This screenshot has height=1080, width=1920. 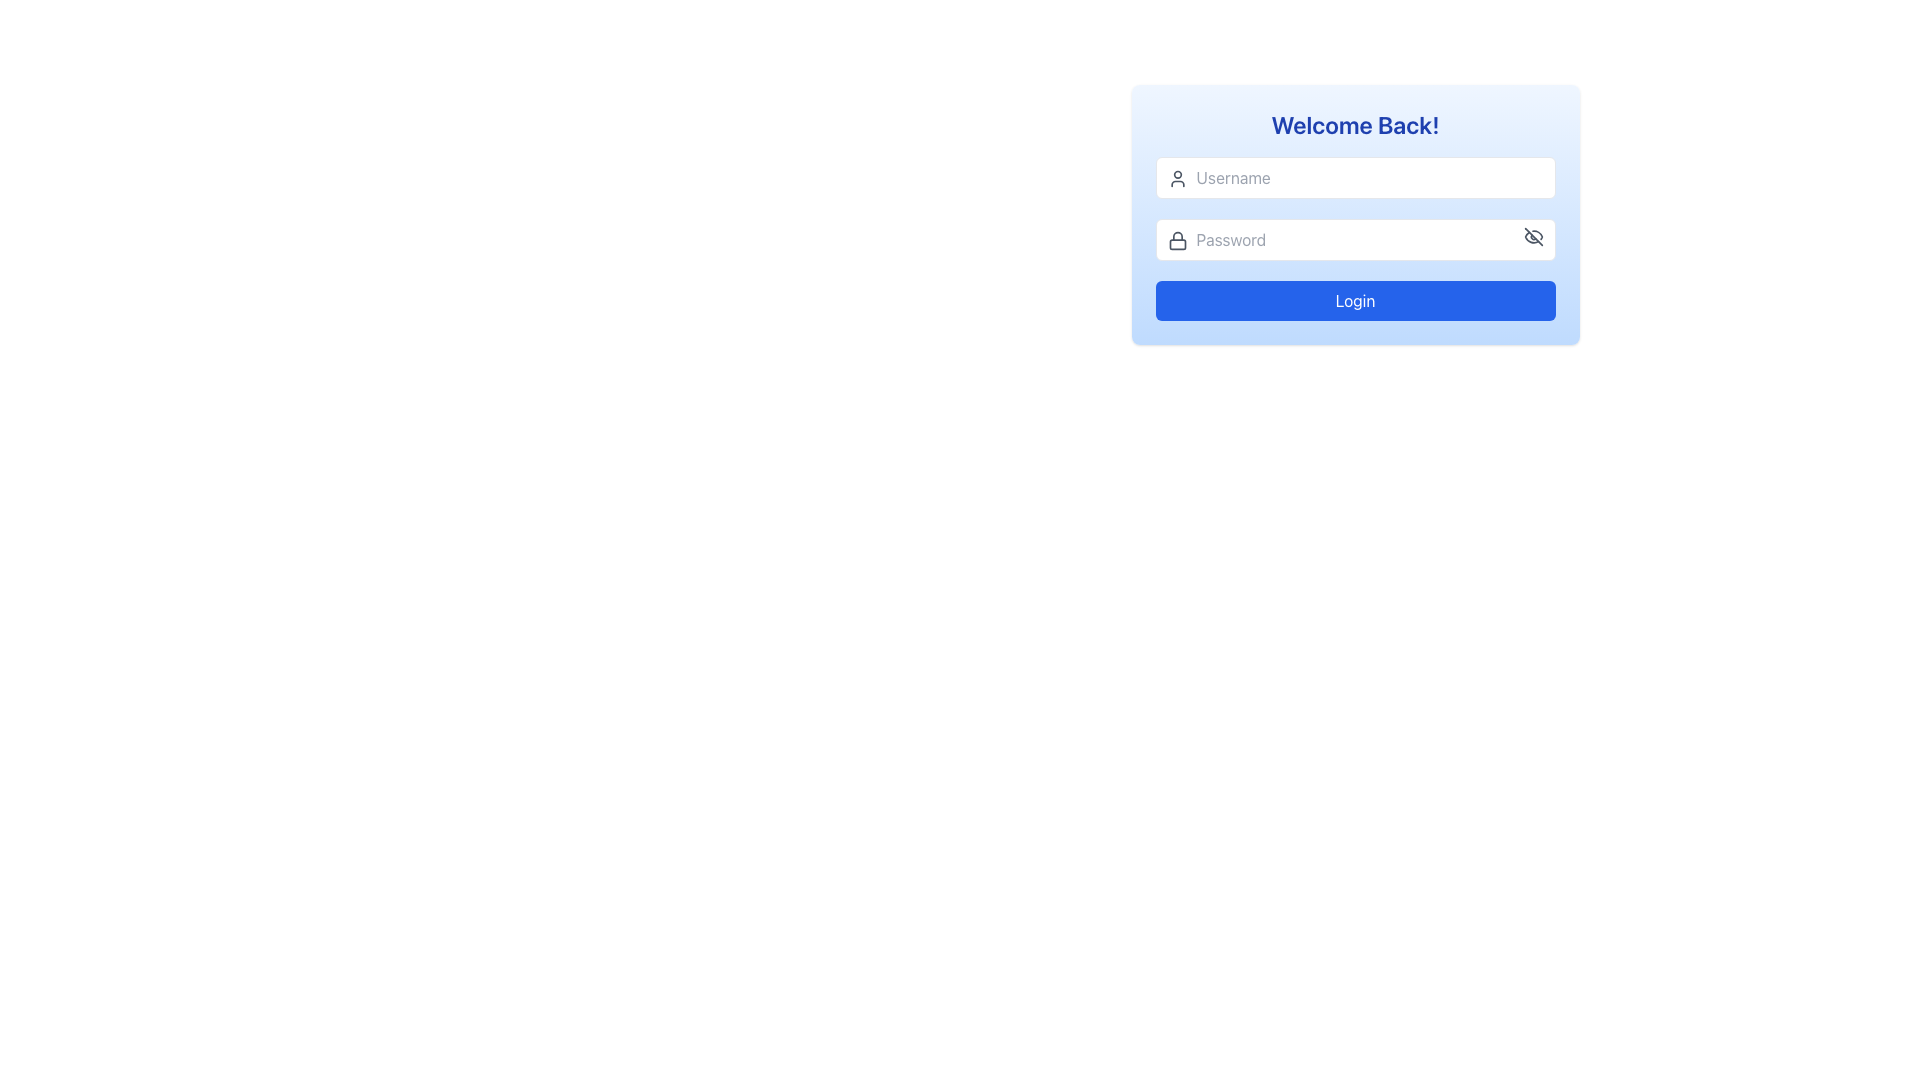 I want to click on the prominent blue 'Login' button with white text, so click(x=1355, y=300).